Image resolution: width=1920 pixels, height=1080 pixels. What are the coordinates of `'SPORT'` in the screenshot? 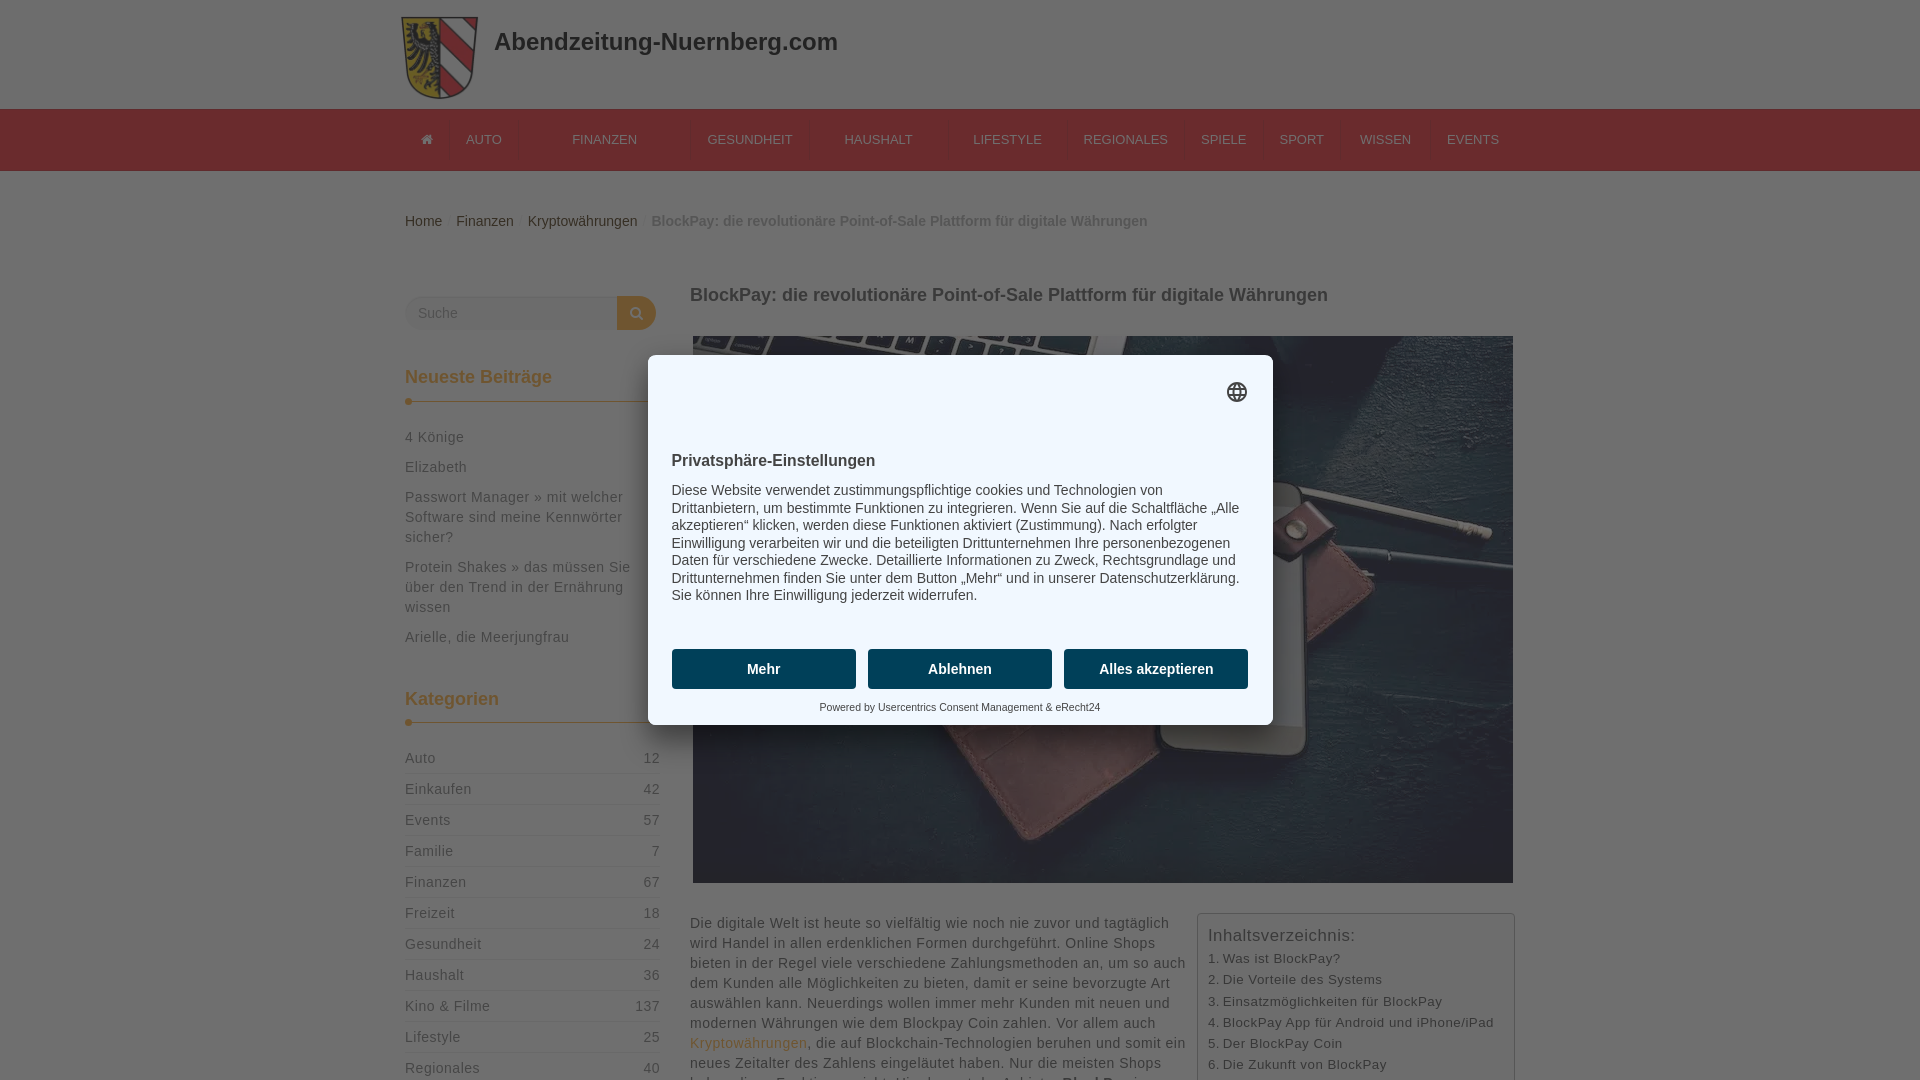 It's located at (1294, 138).